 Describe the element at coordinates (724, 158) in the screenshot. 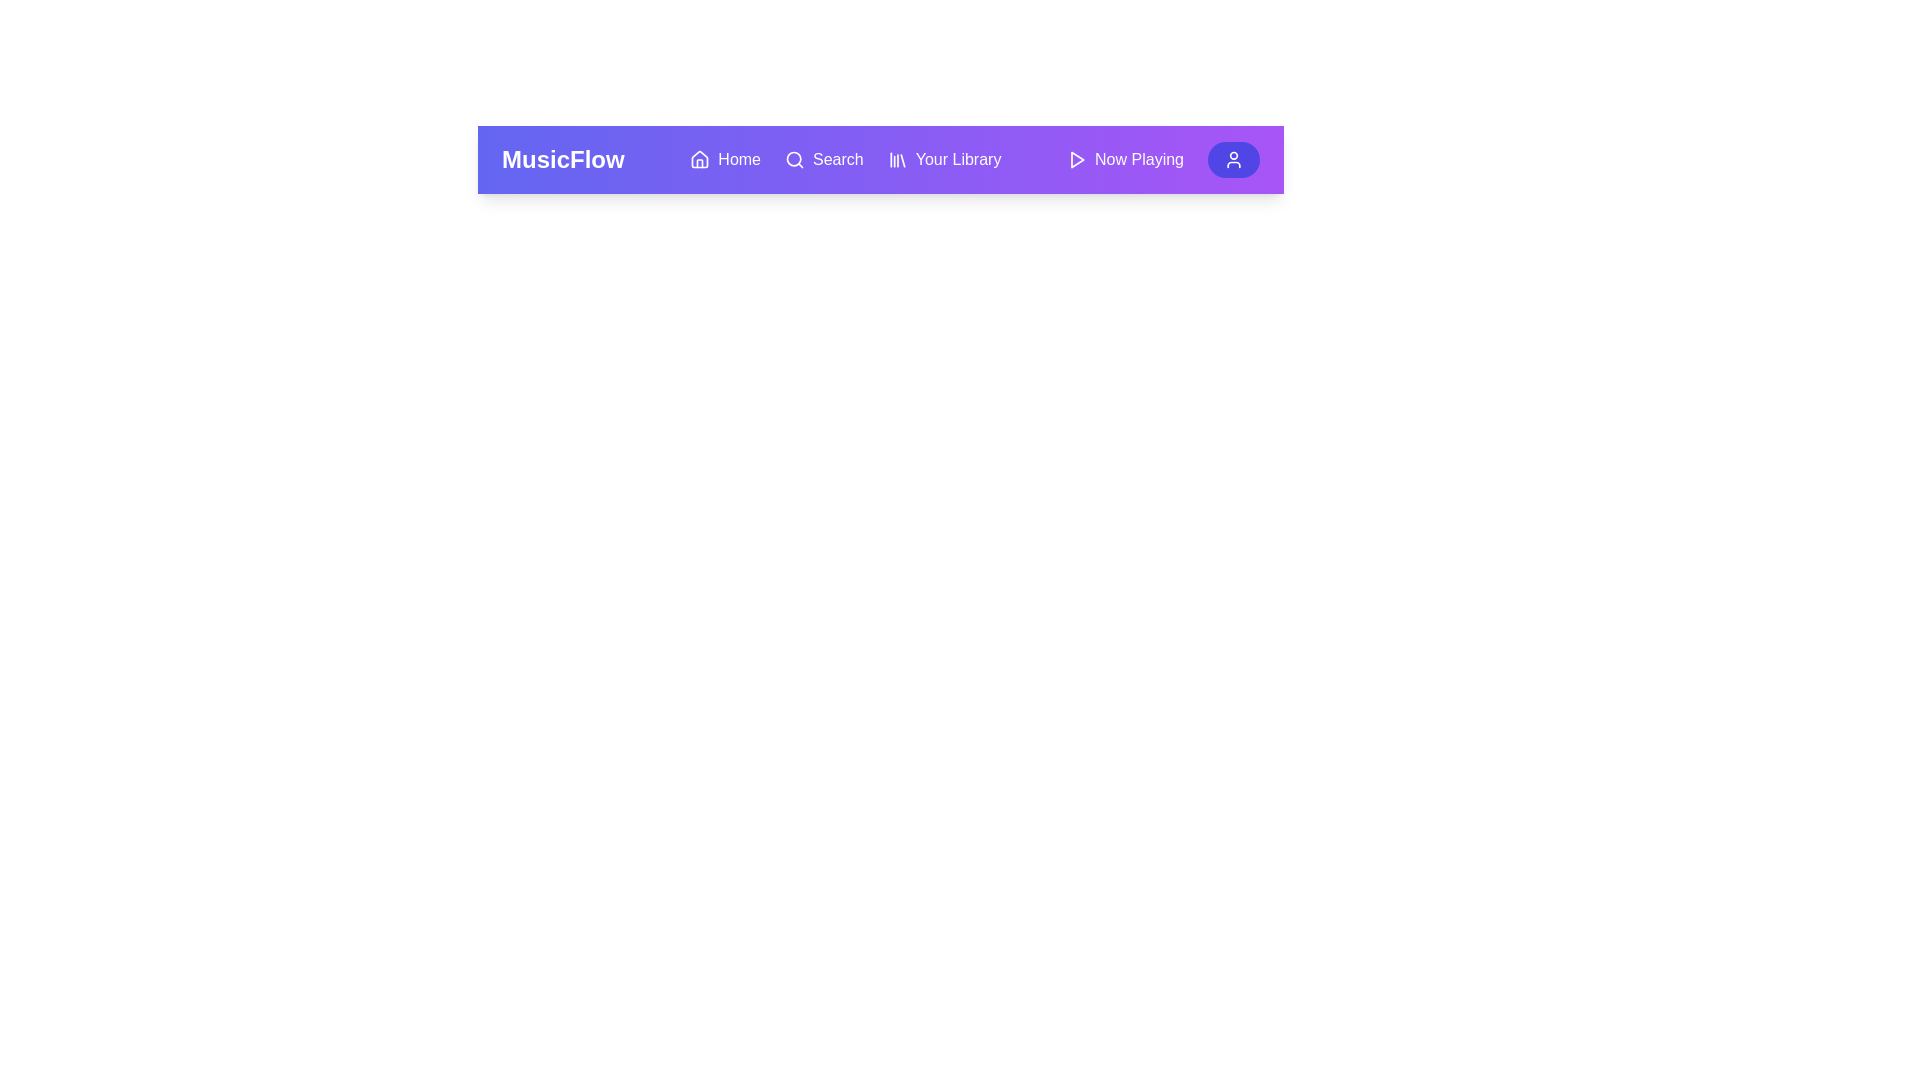

I see `the 'Home' button to navigate to the home page` at that location.